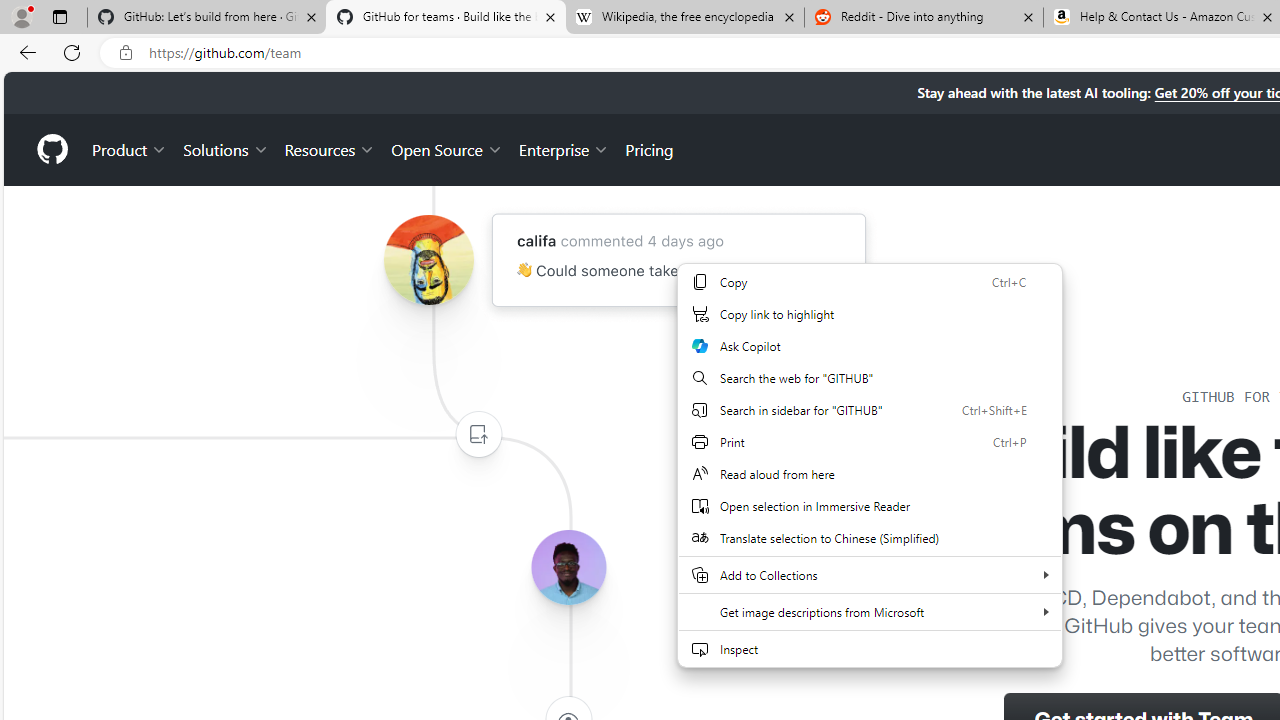  What do you see at coordinates (870, 611) in the screenshot?
I see `'Get image descriptions from Microsoft'` at bounding box center [870, 611].